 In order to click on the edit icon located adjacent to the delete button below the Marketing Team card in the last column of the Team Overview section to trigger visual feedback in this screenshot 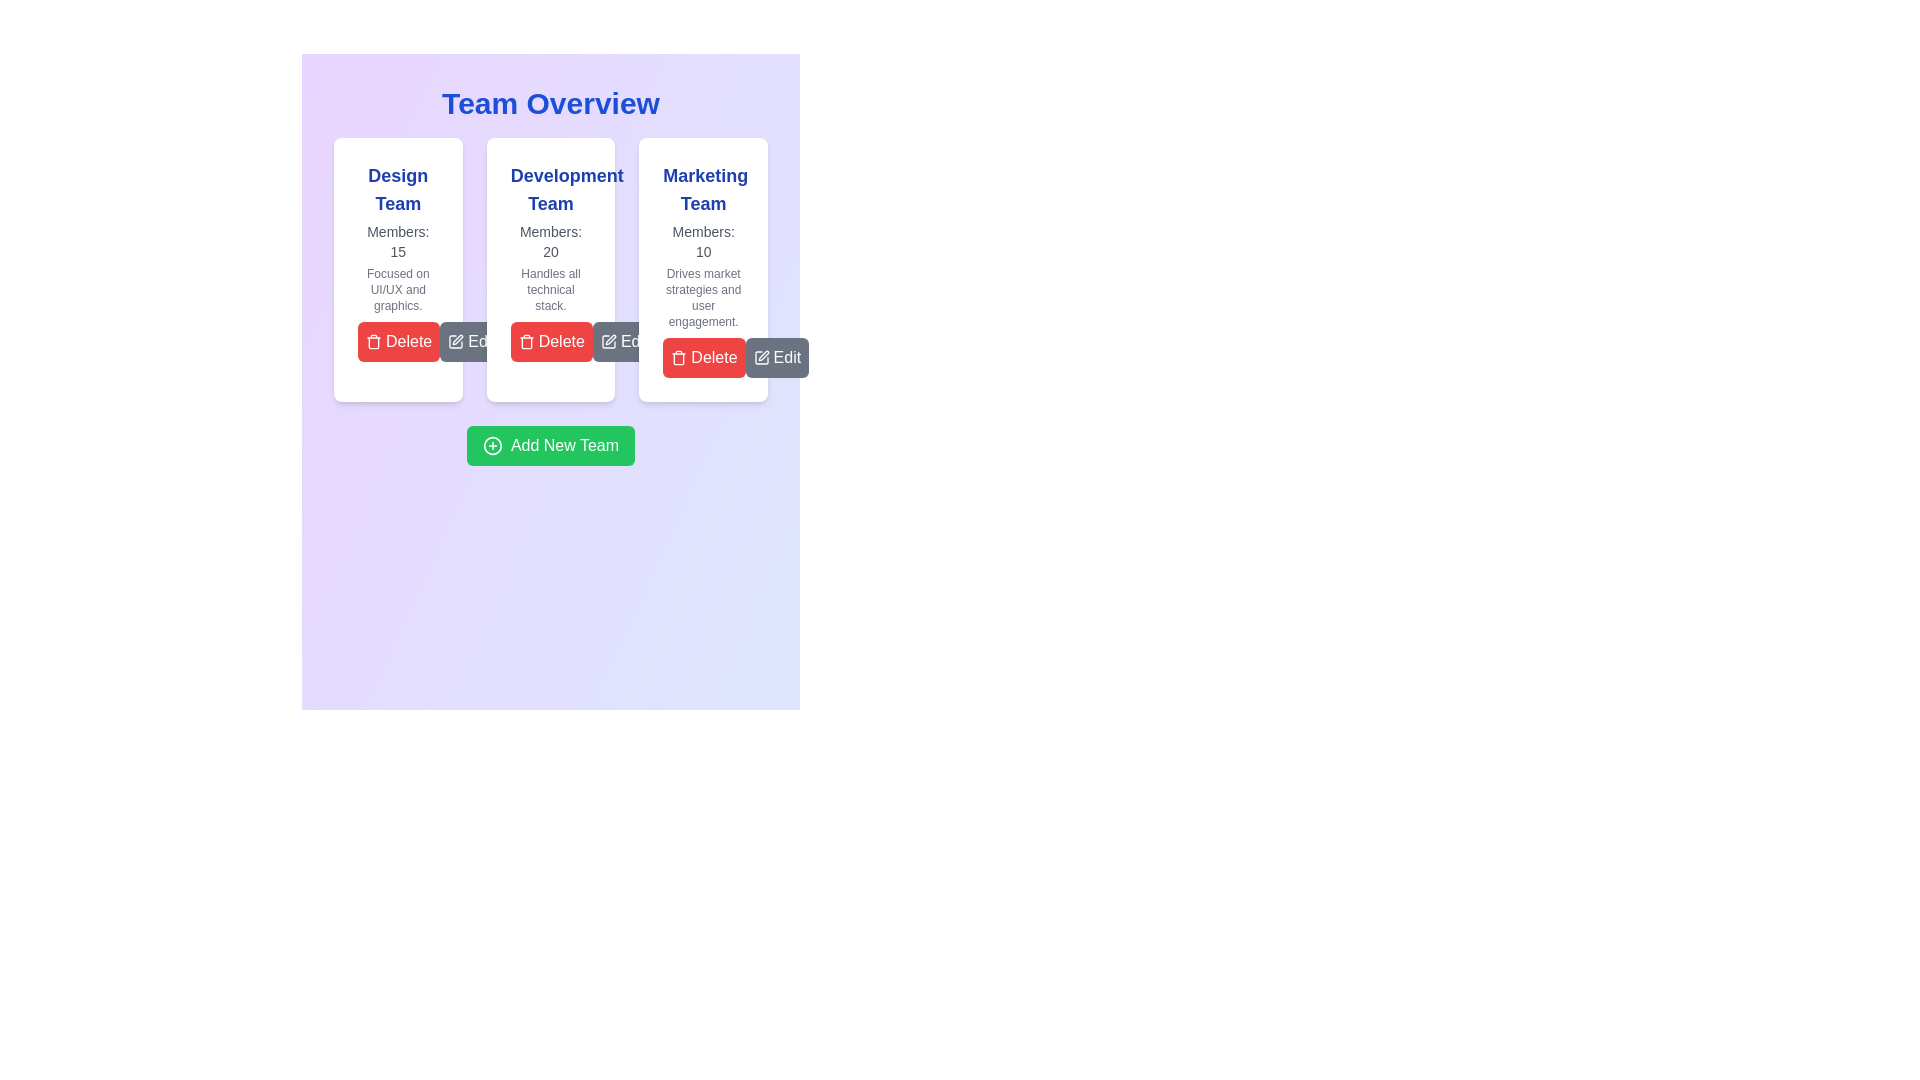, I will do `click(760, 357)`.